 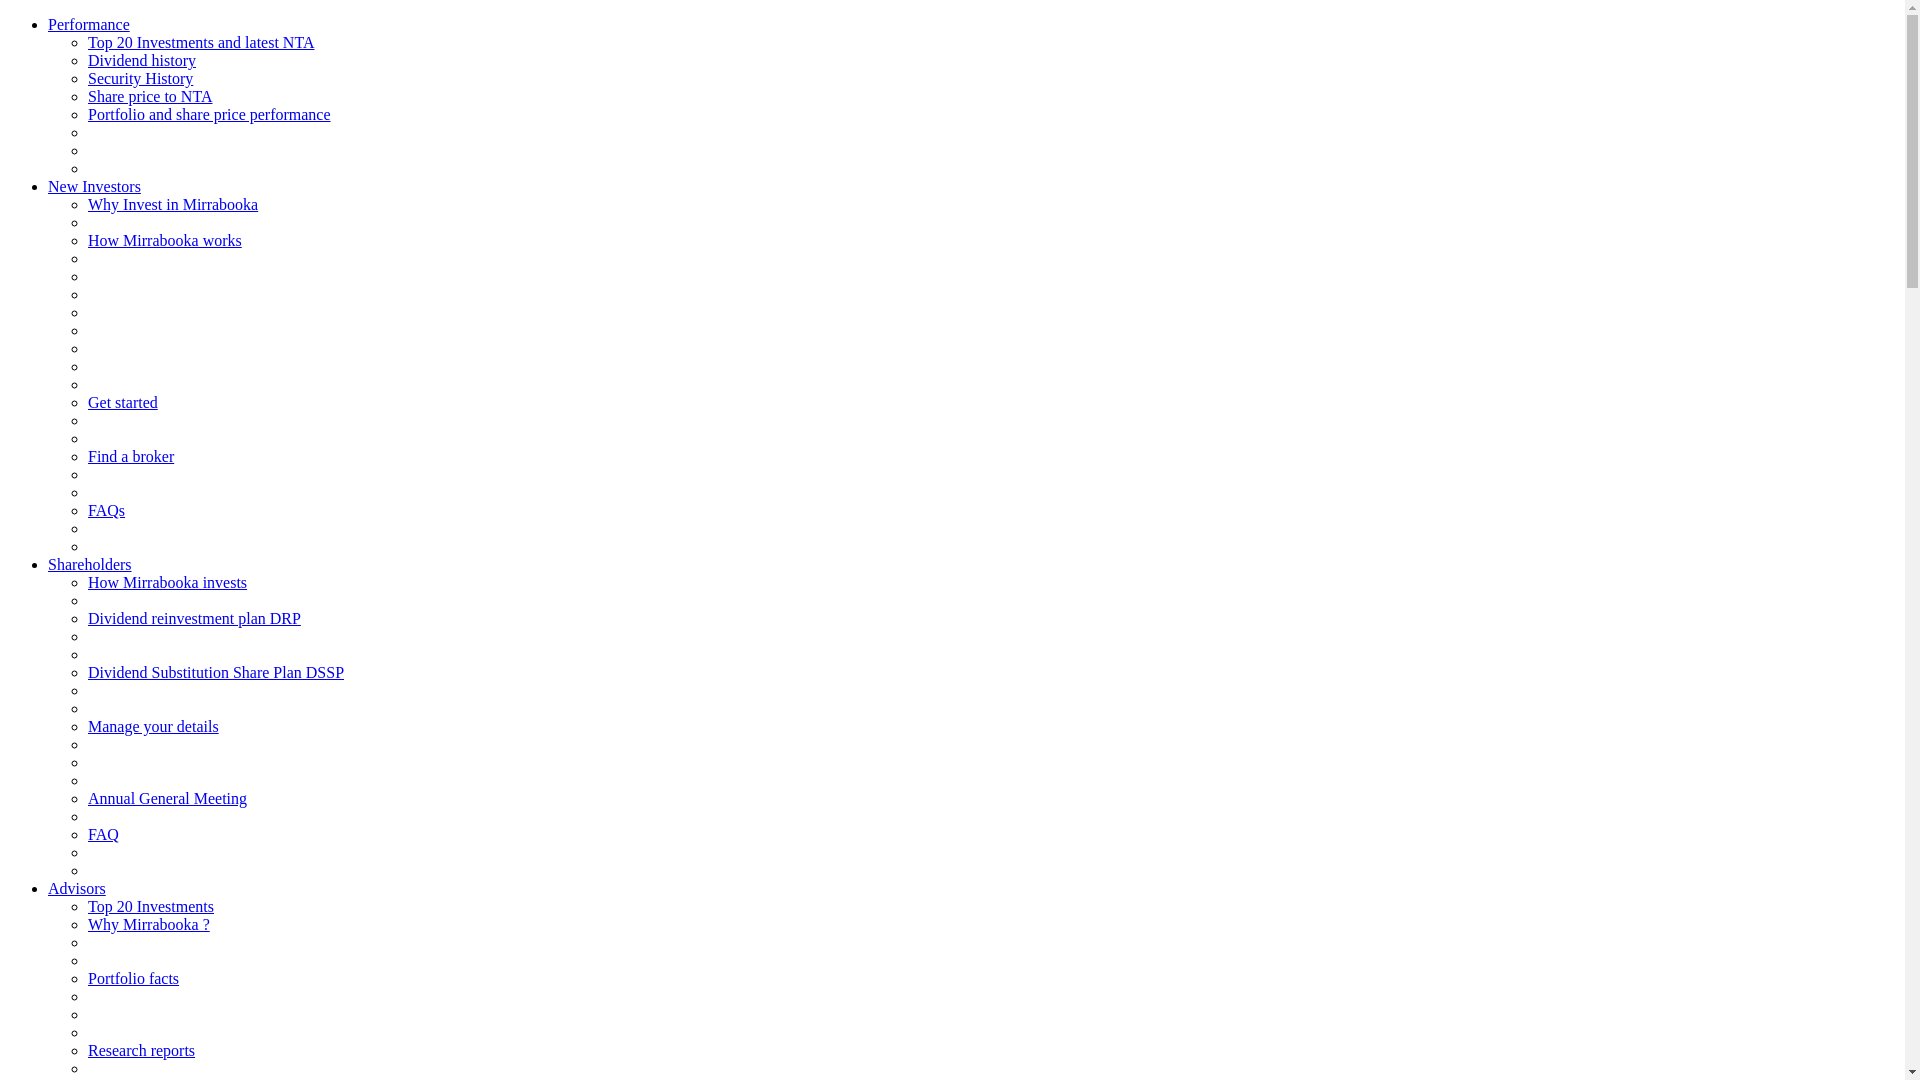 What do you see at coordinates (139, 77) in the screenshot?
I see `'Security History'` at bounding box center [139, 77].